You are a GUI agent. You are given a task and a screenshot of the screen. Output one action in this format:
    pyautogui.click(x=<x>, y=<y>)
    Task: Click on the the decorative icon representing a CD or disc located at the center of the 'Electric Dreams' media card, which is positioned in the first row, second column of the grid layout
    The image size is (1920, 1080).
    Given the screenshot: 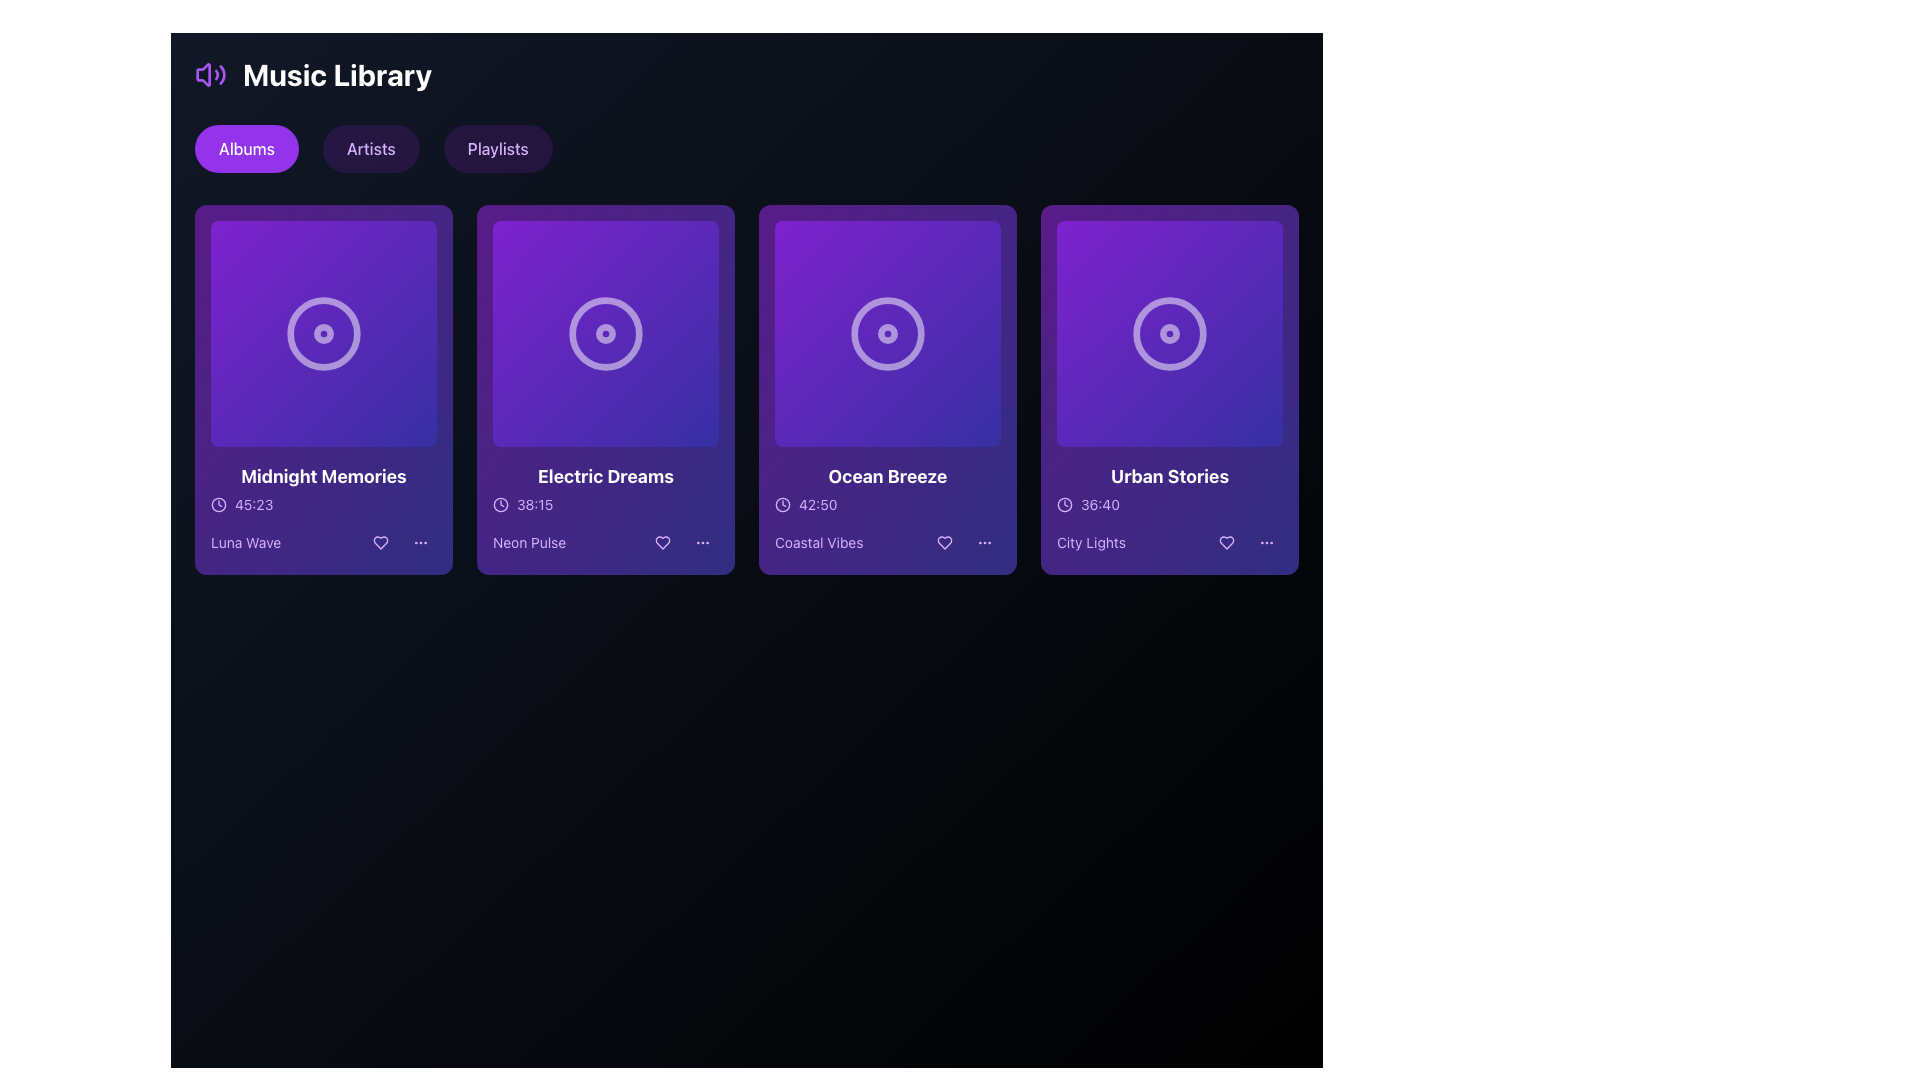 What is the action you would take?
    pyautogui.click(x=604, y=333)
    